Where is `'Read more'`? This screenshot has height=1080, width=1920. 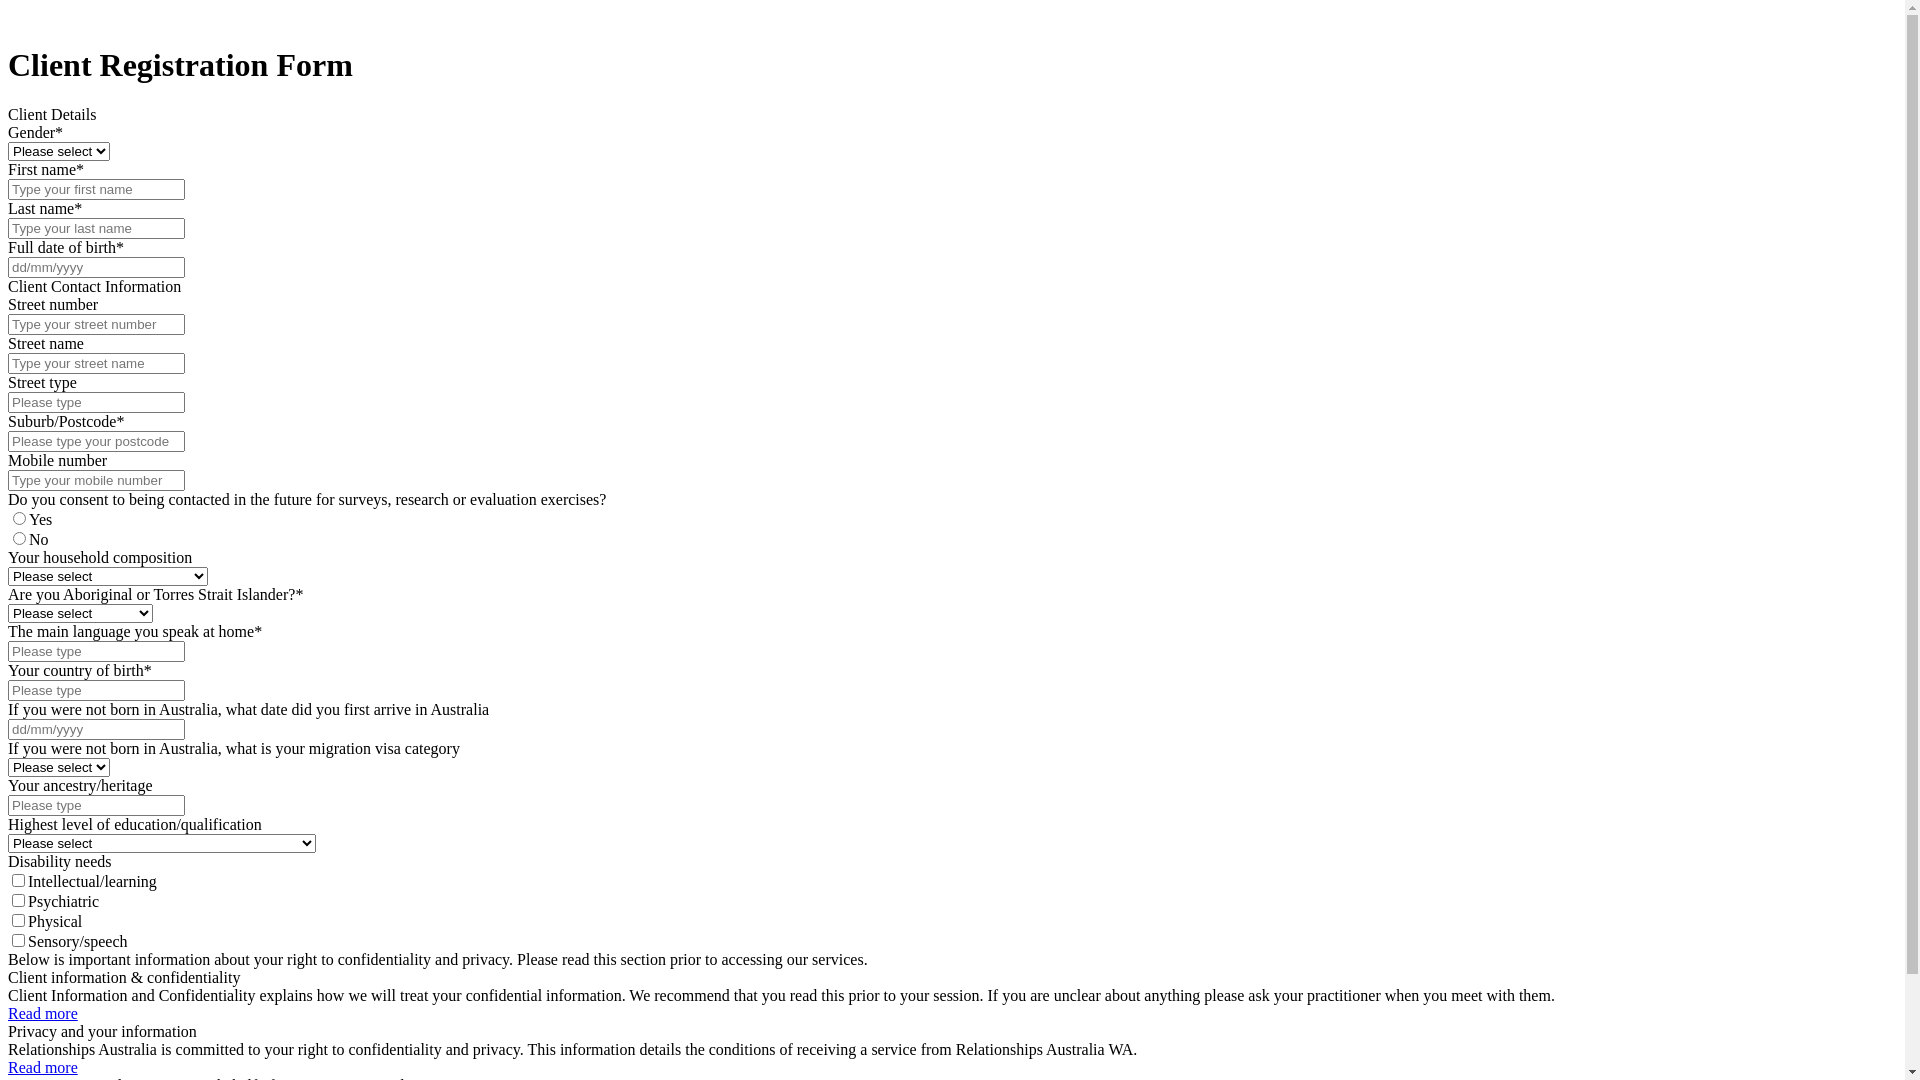 'Read more' is located at coordinates (43, 1013).